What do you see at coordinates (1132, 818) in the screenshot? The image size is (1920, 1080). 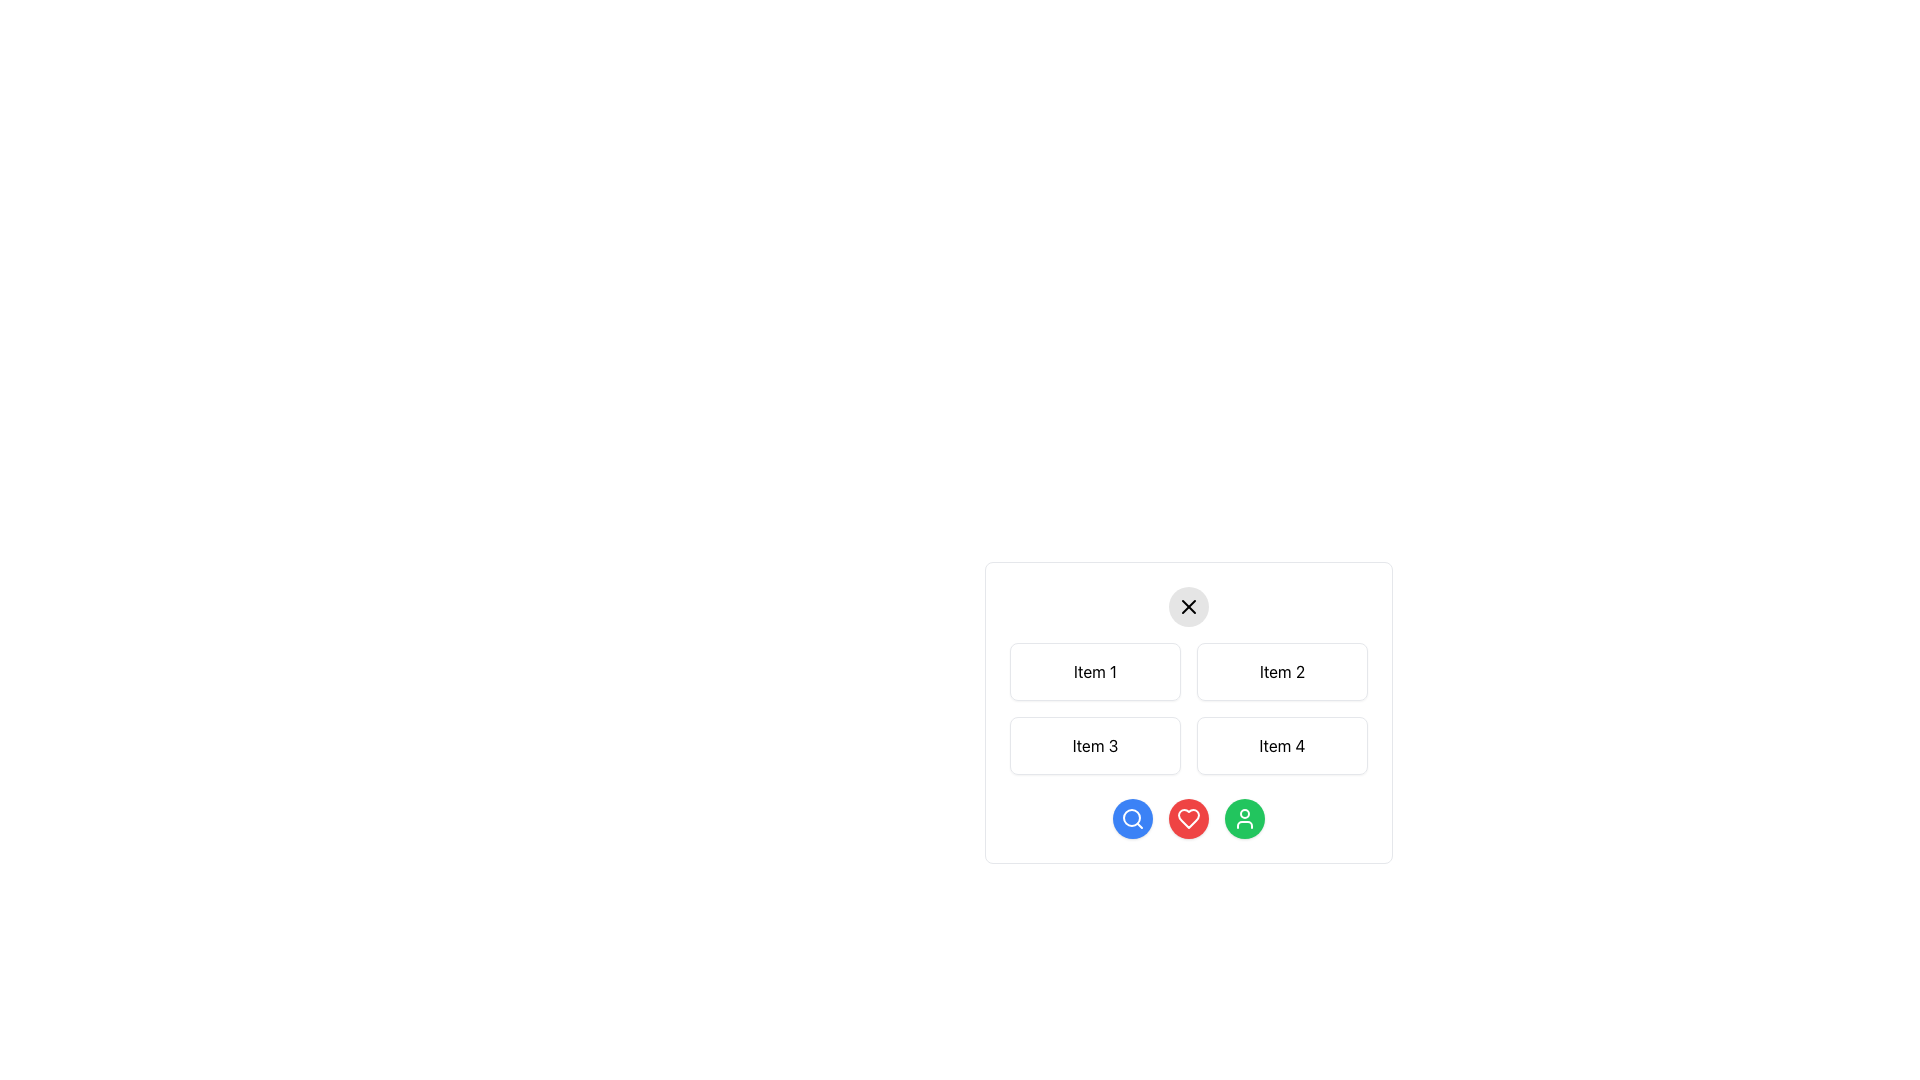 I see `the first button in the horizontal list at the bottom of the card-like interface for keyboard navigation` at bounding box center [1132, 818].